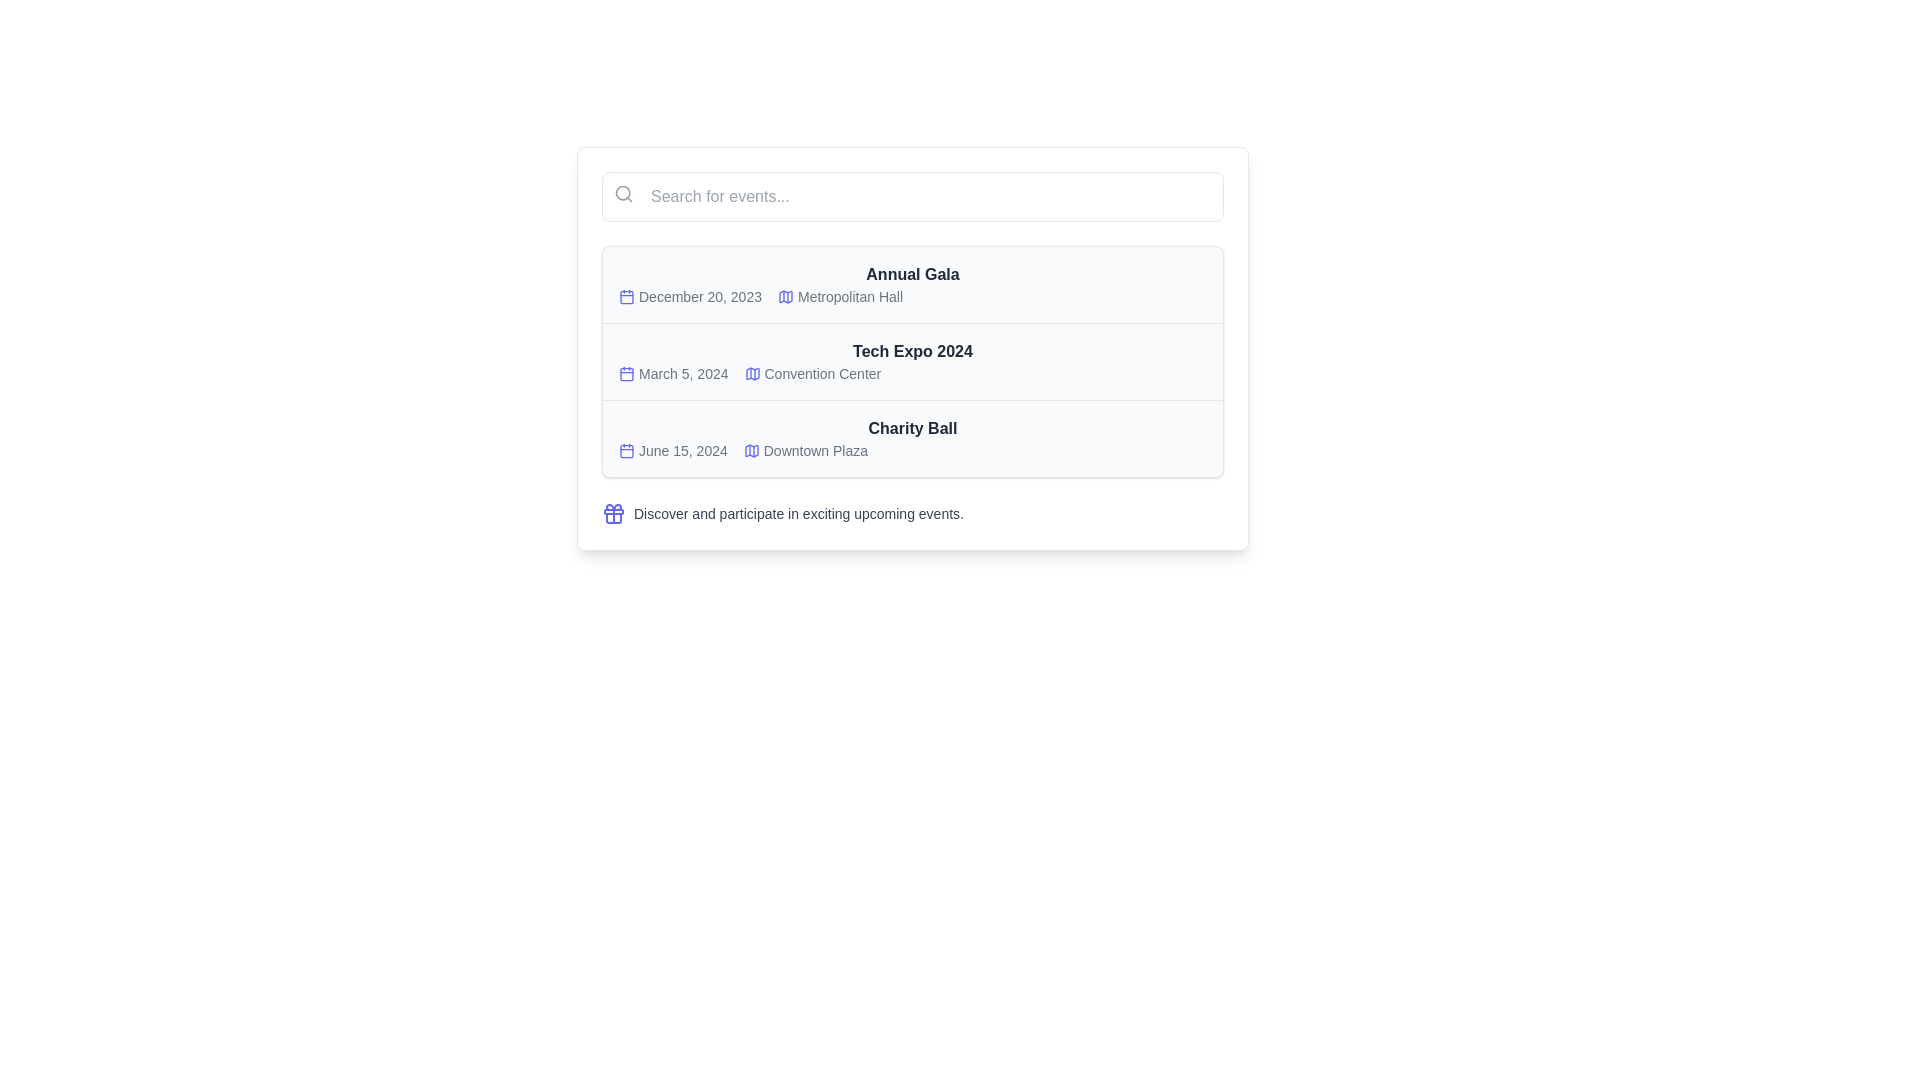  I want to click on date information for the event 'Tech Expo 2024' located in the second row of the event list, to the left of the text 'Tech Expo 2024', so click(673, 374).